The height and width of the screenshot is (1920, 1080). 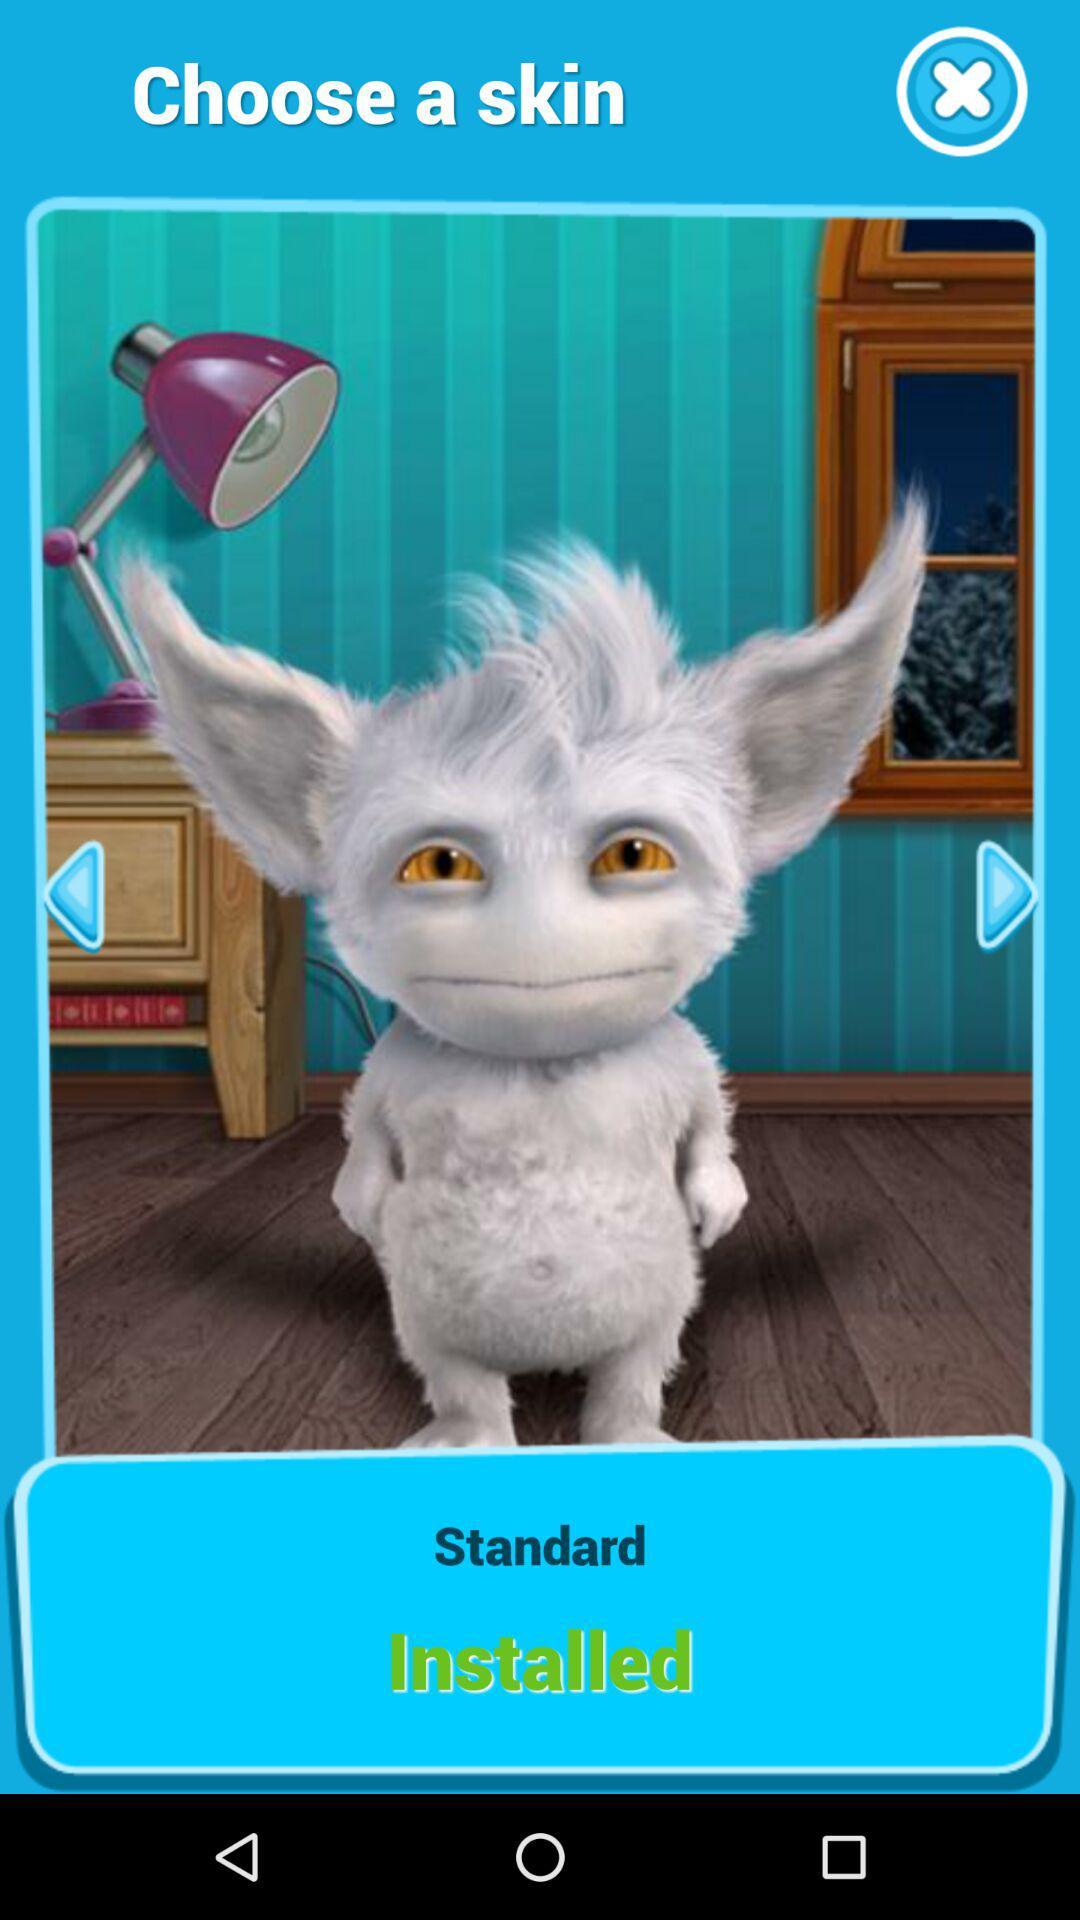 What do you see at coordinates (71, 895) in the screenshot?
I see `next bage` at bounding box center [71, 895].